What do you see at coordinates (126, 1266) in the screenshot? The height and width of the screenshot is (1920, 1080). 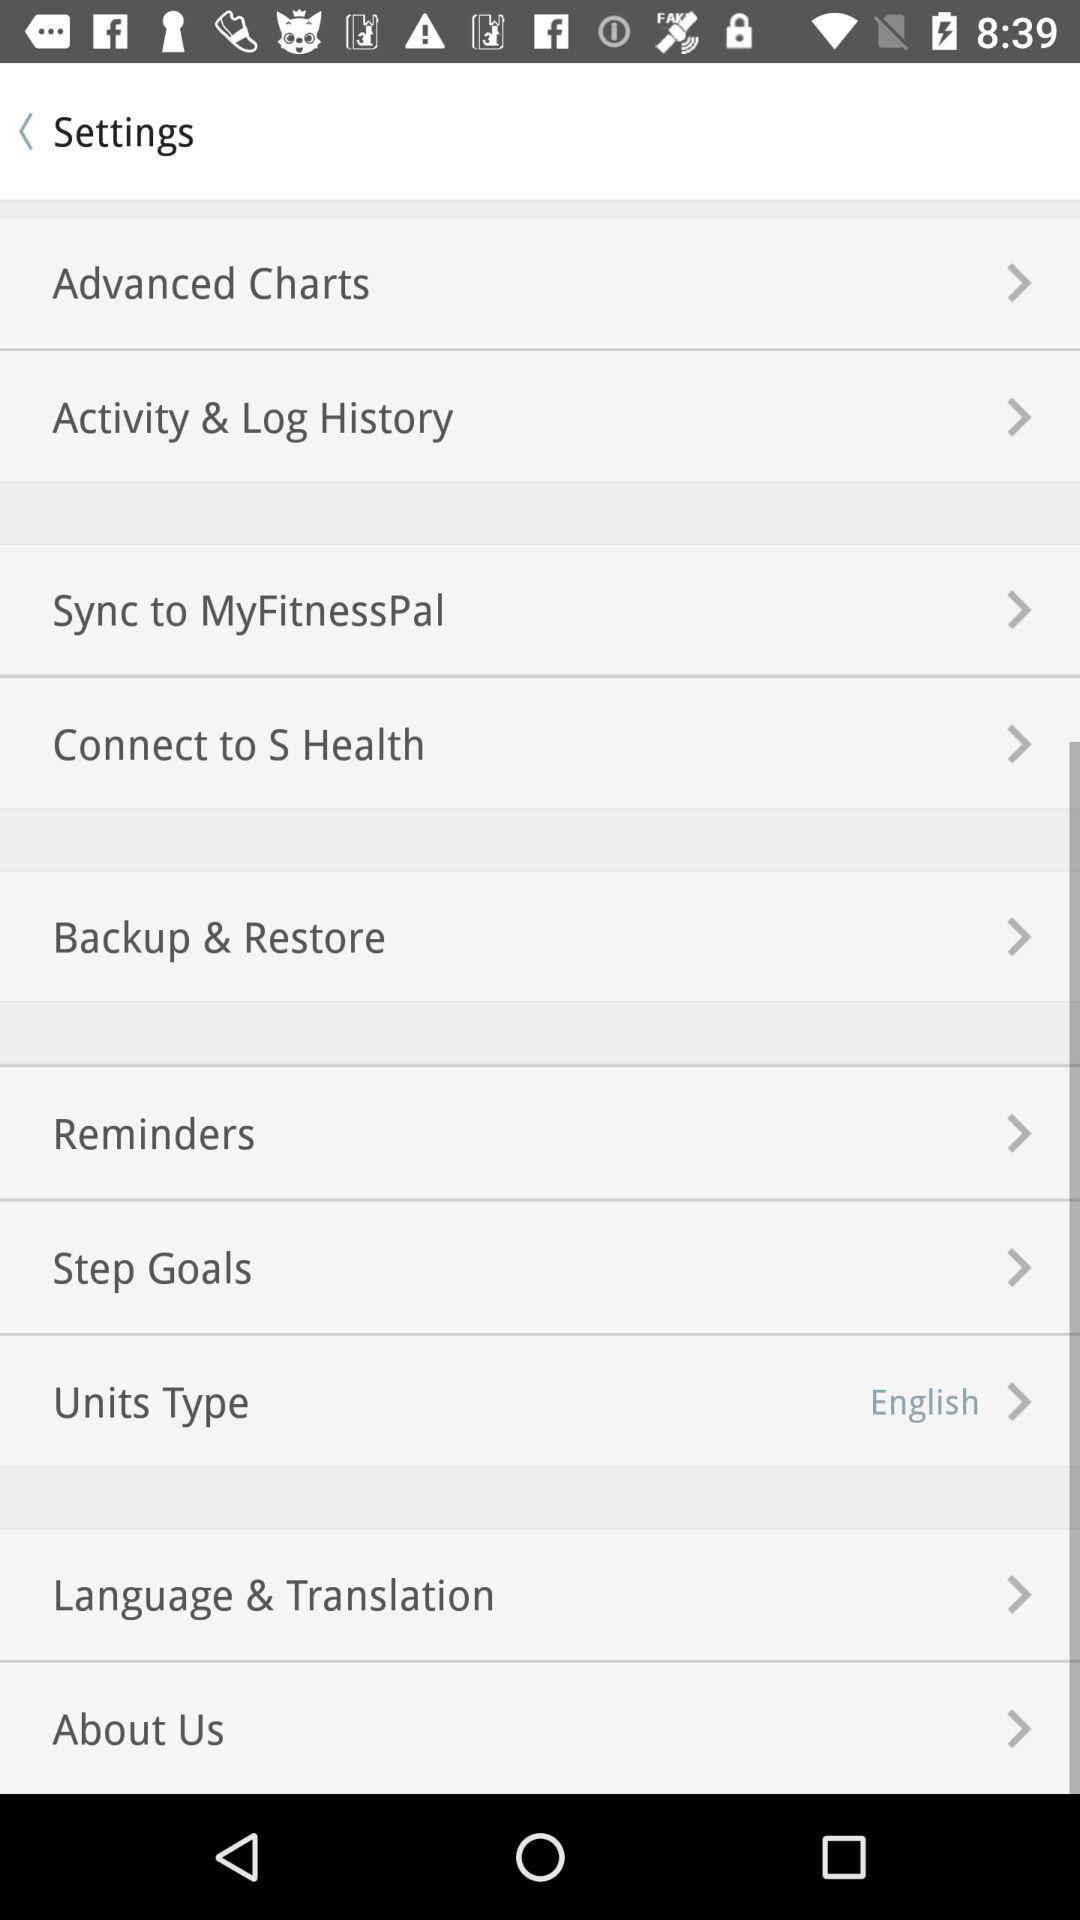 I see `the step goals icon` at bounding box center [126, 1266].